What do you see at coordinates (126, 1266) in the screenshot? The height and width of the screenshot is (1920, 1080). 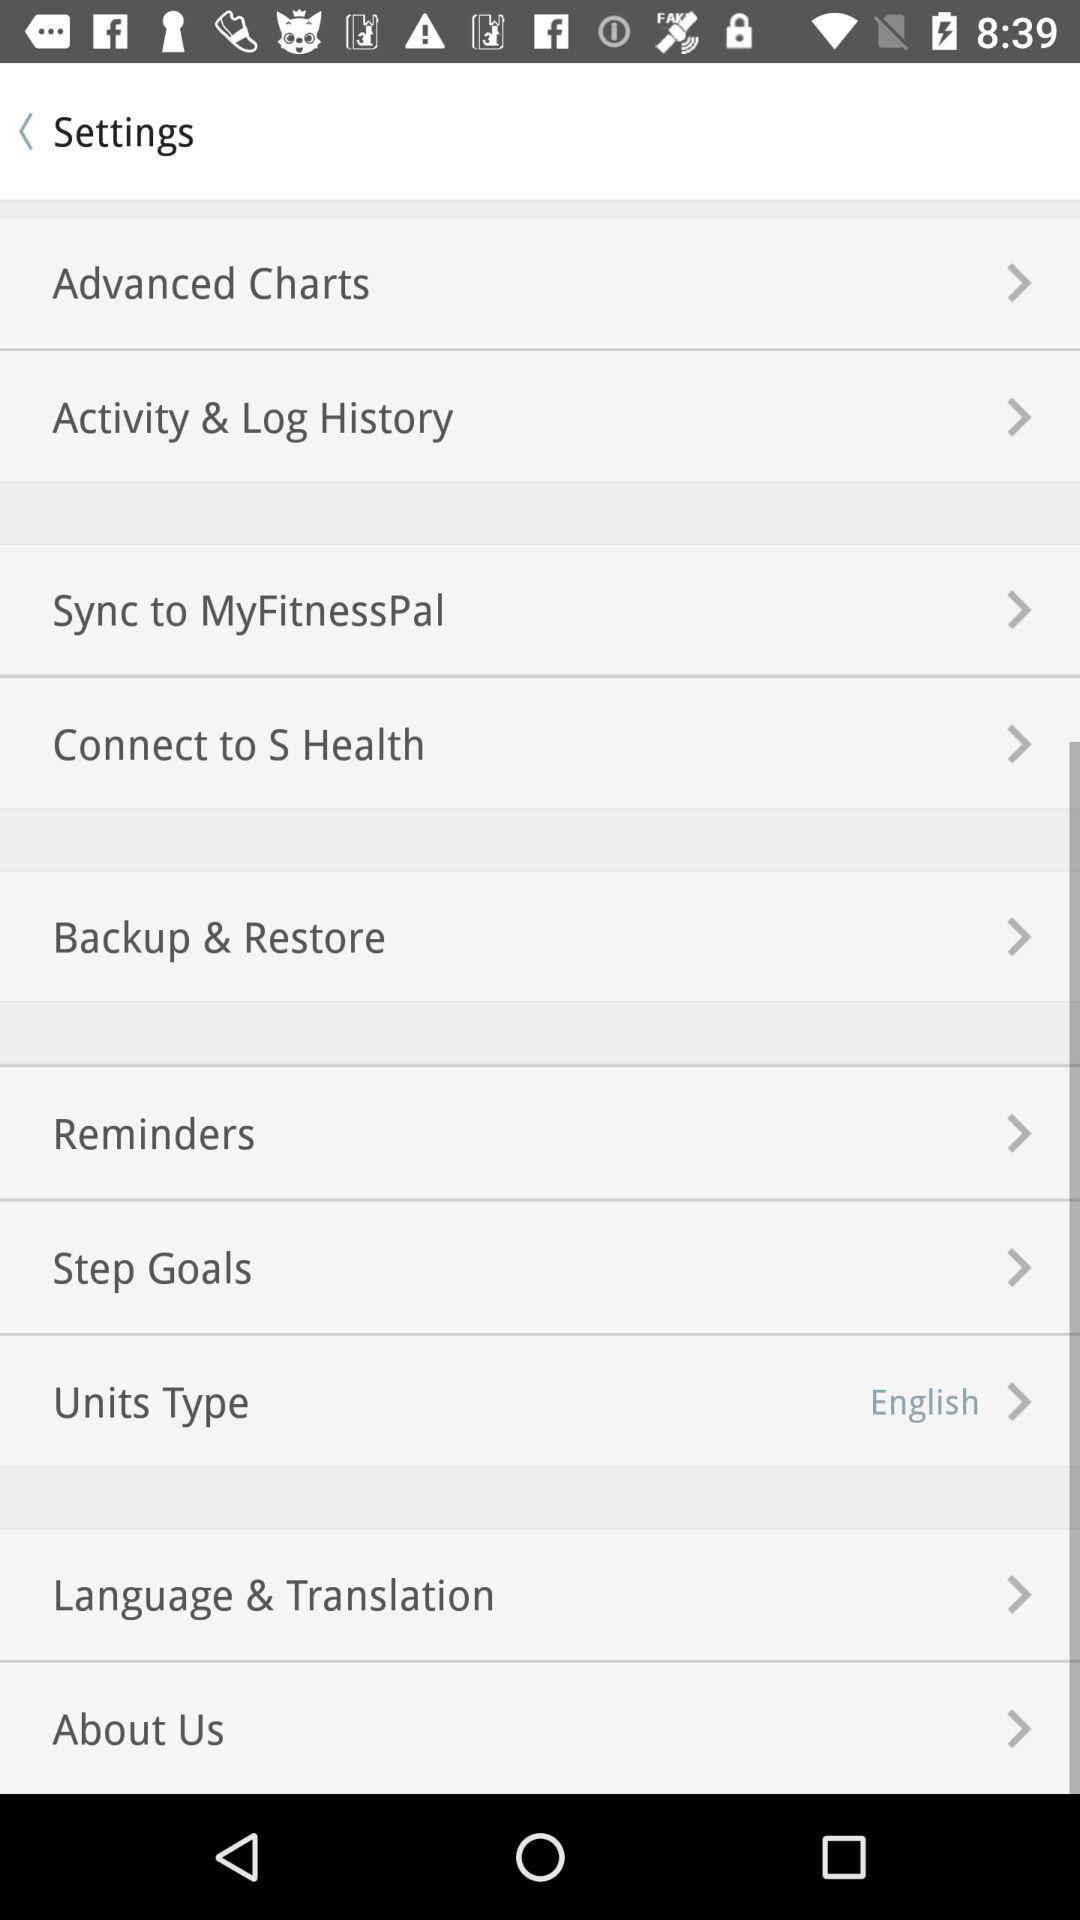 I see `the step goals icon` at bounding box center [126, 1266].